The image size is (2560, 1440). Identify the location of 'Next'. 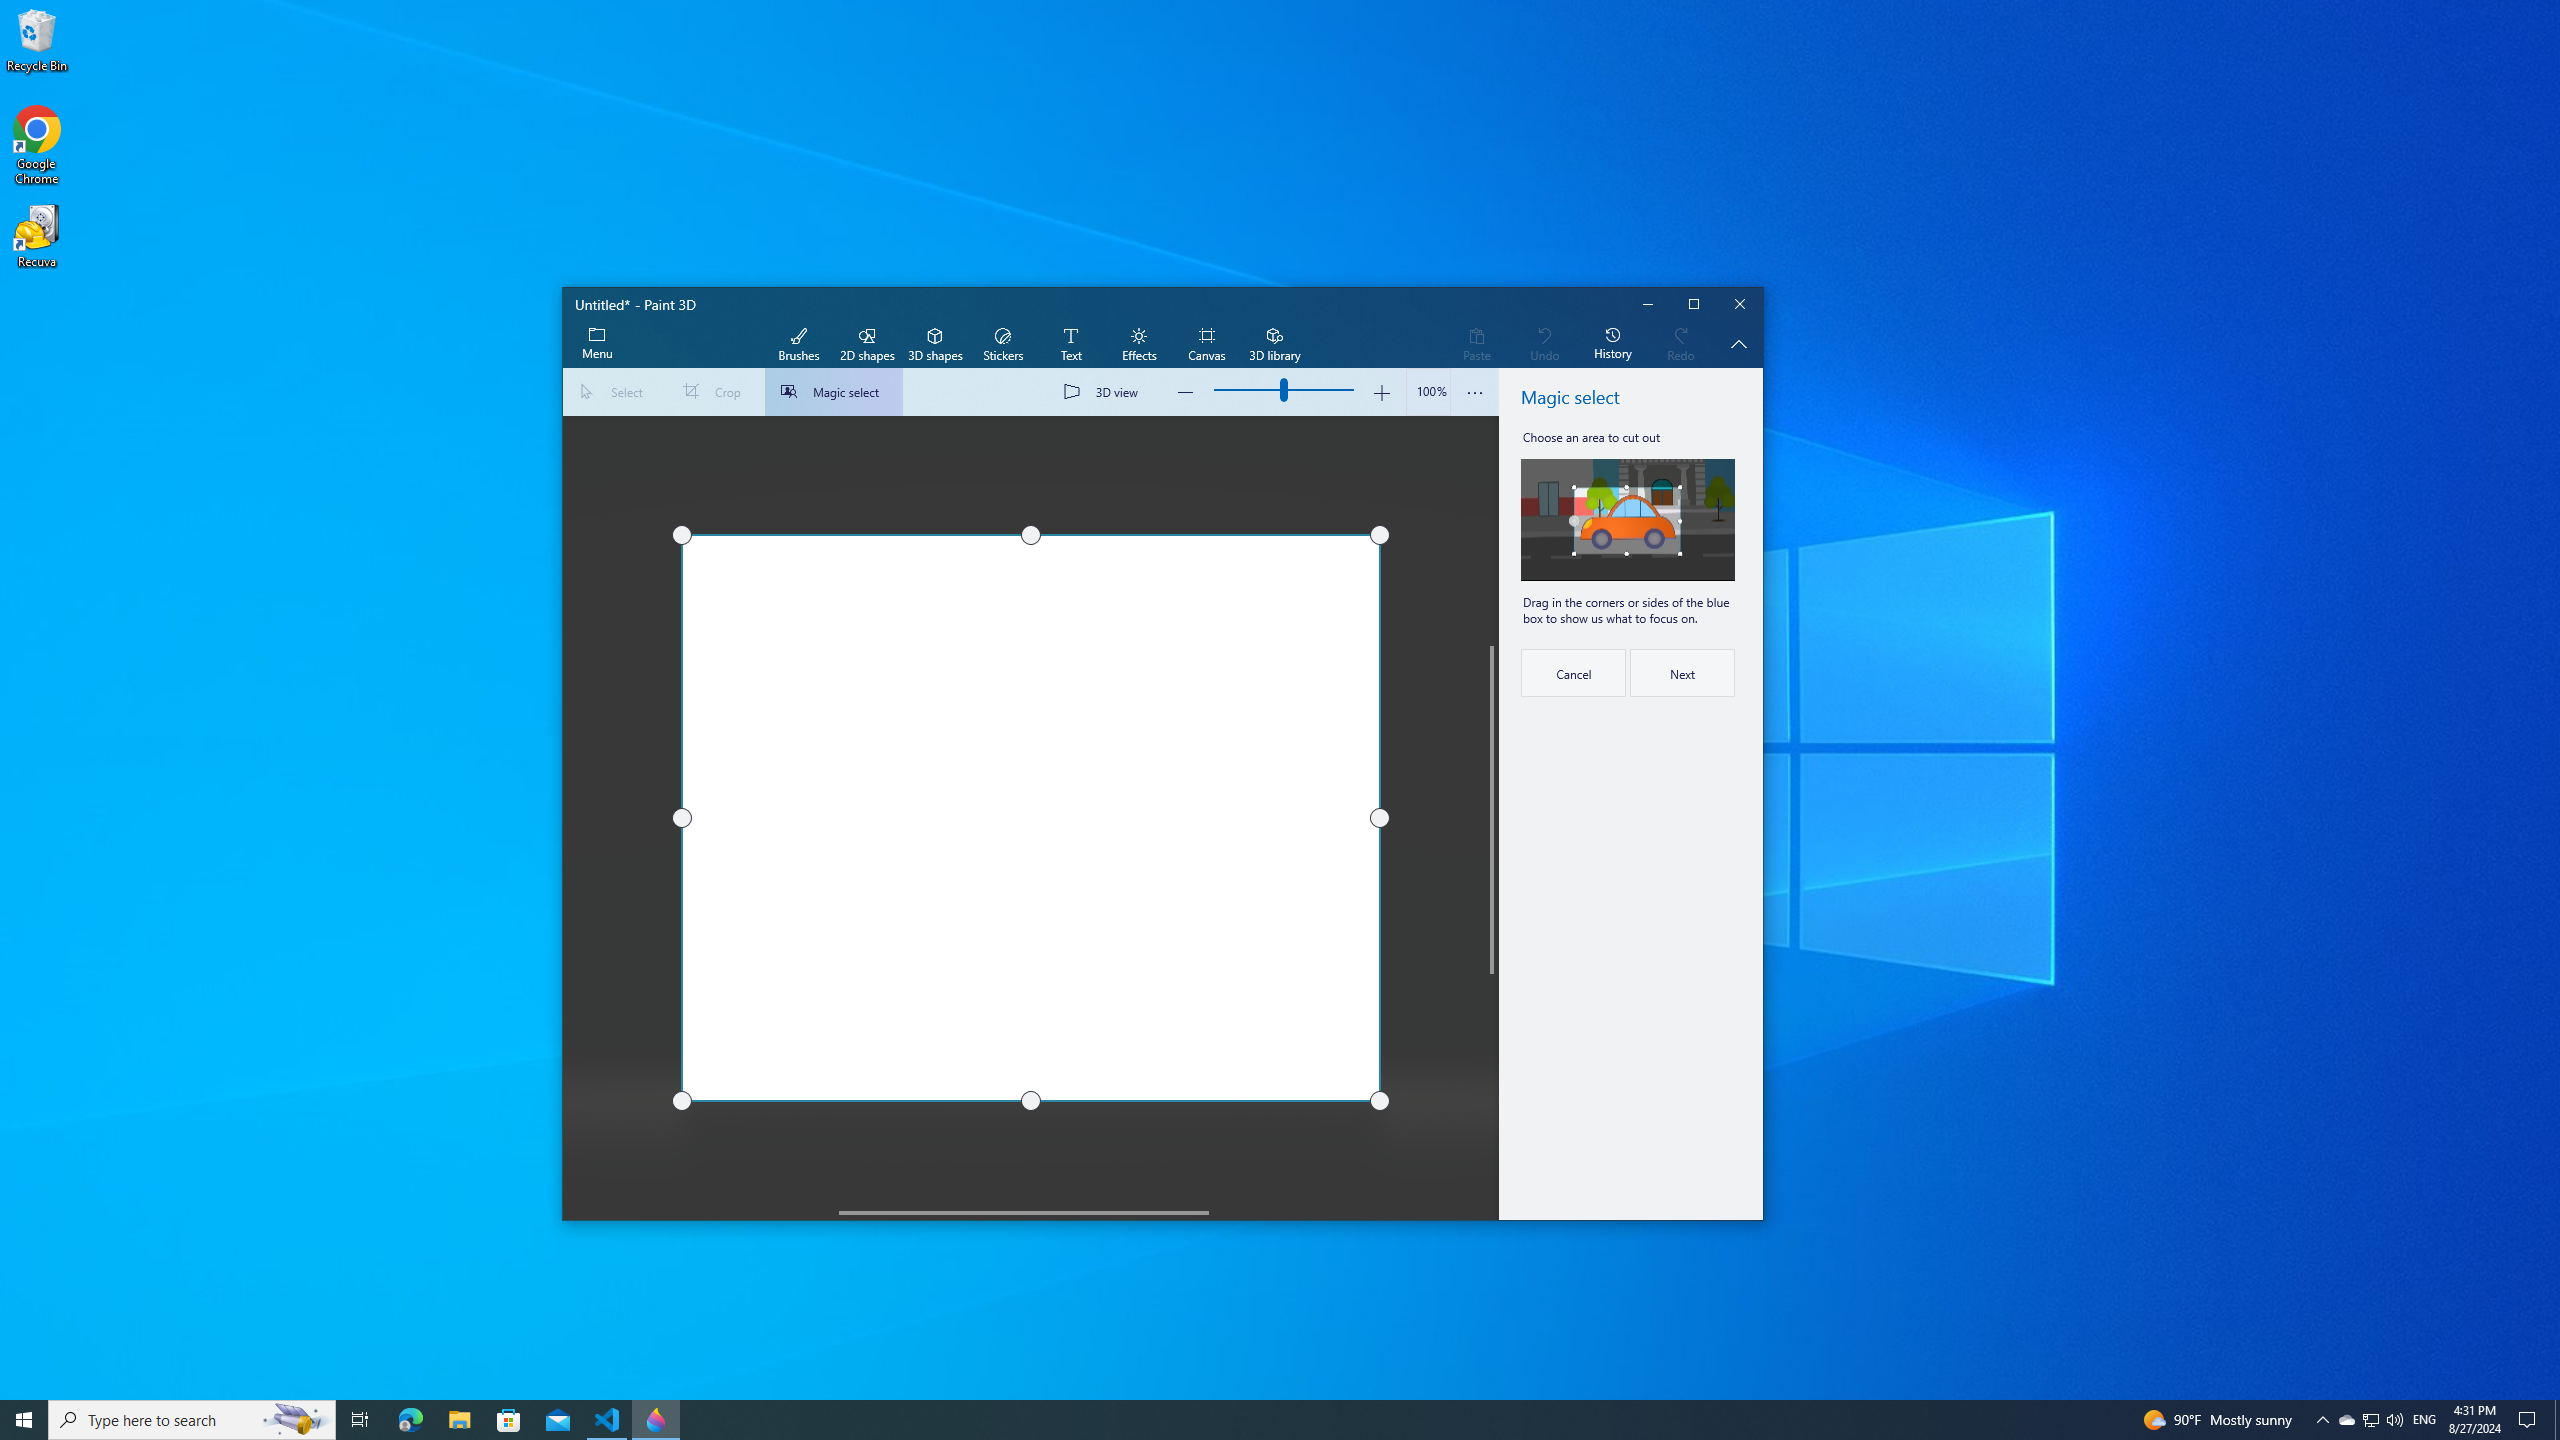
(1683, 673).